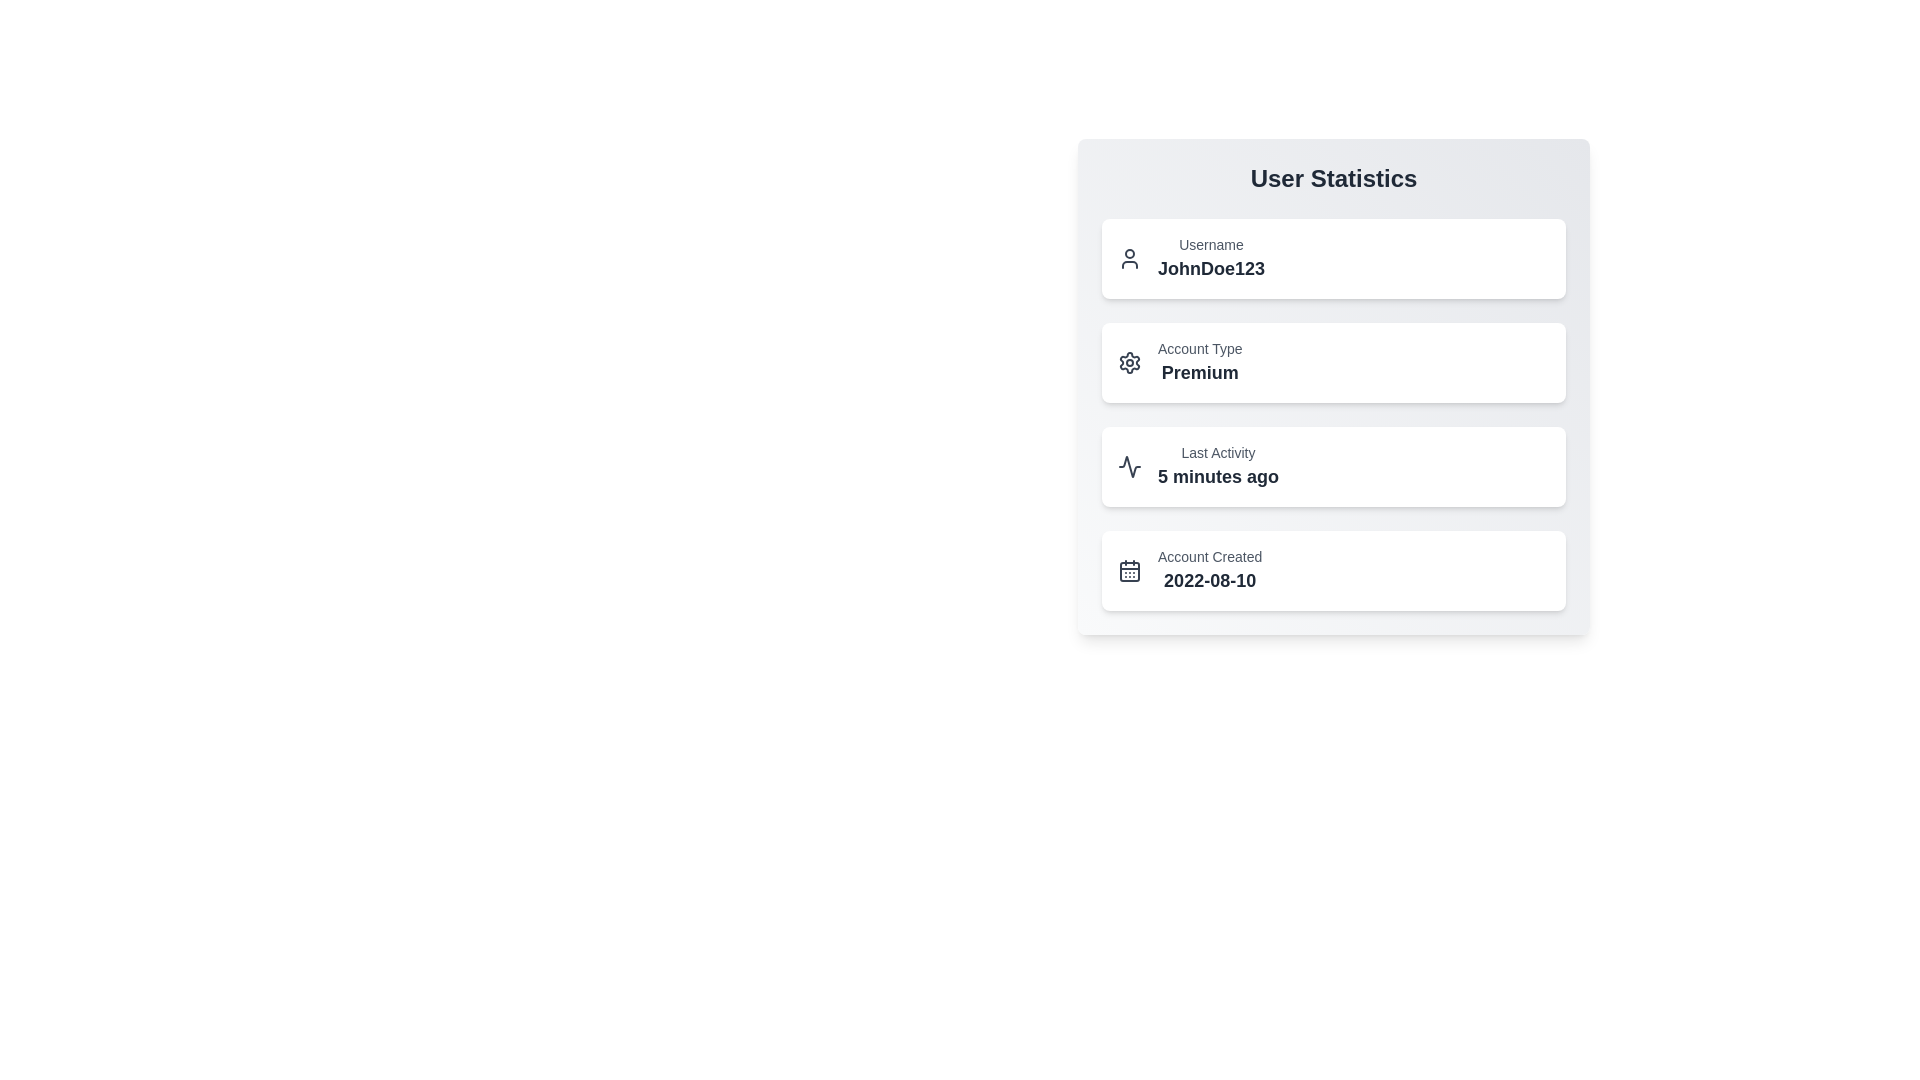  Describe the element at coordinates (1217, 466) in the screenshot. I see `the informational text display element that shows 'Last Activity' and '5 minutes ago' for additional tooltip information` at that location.